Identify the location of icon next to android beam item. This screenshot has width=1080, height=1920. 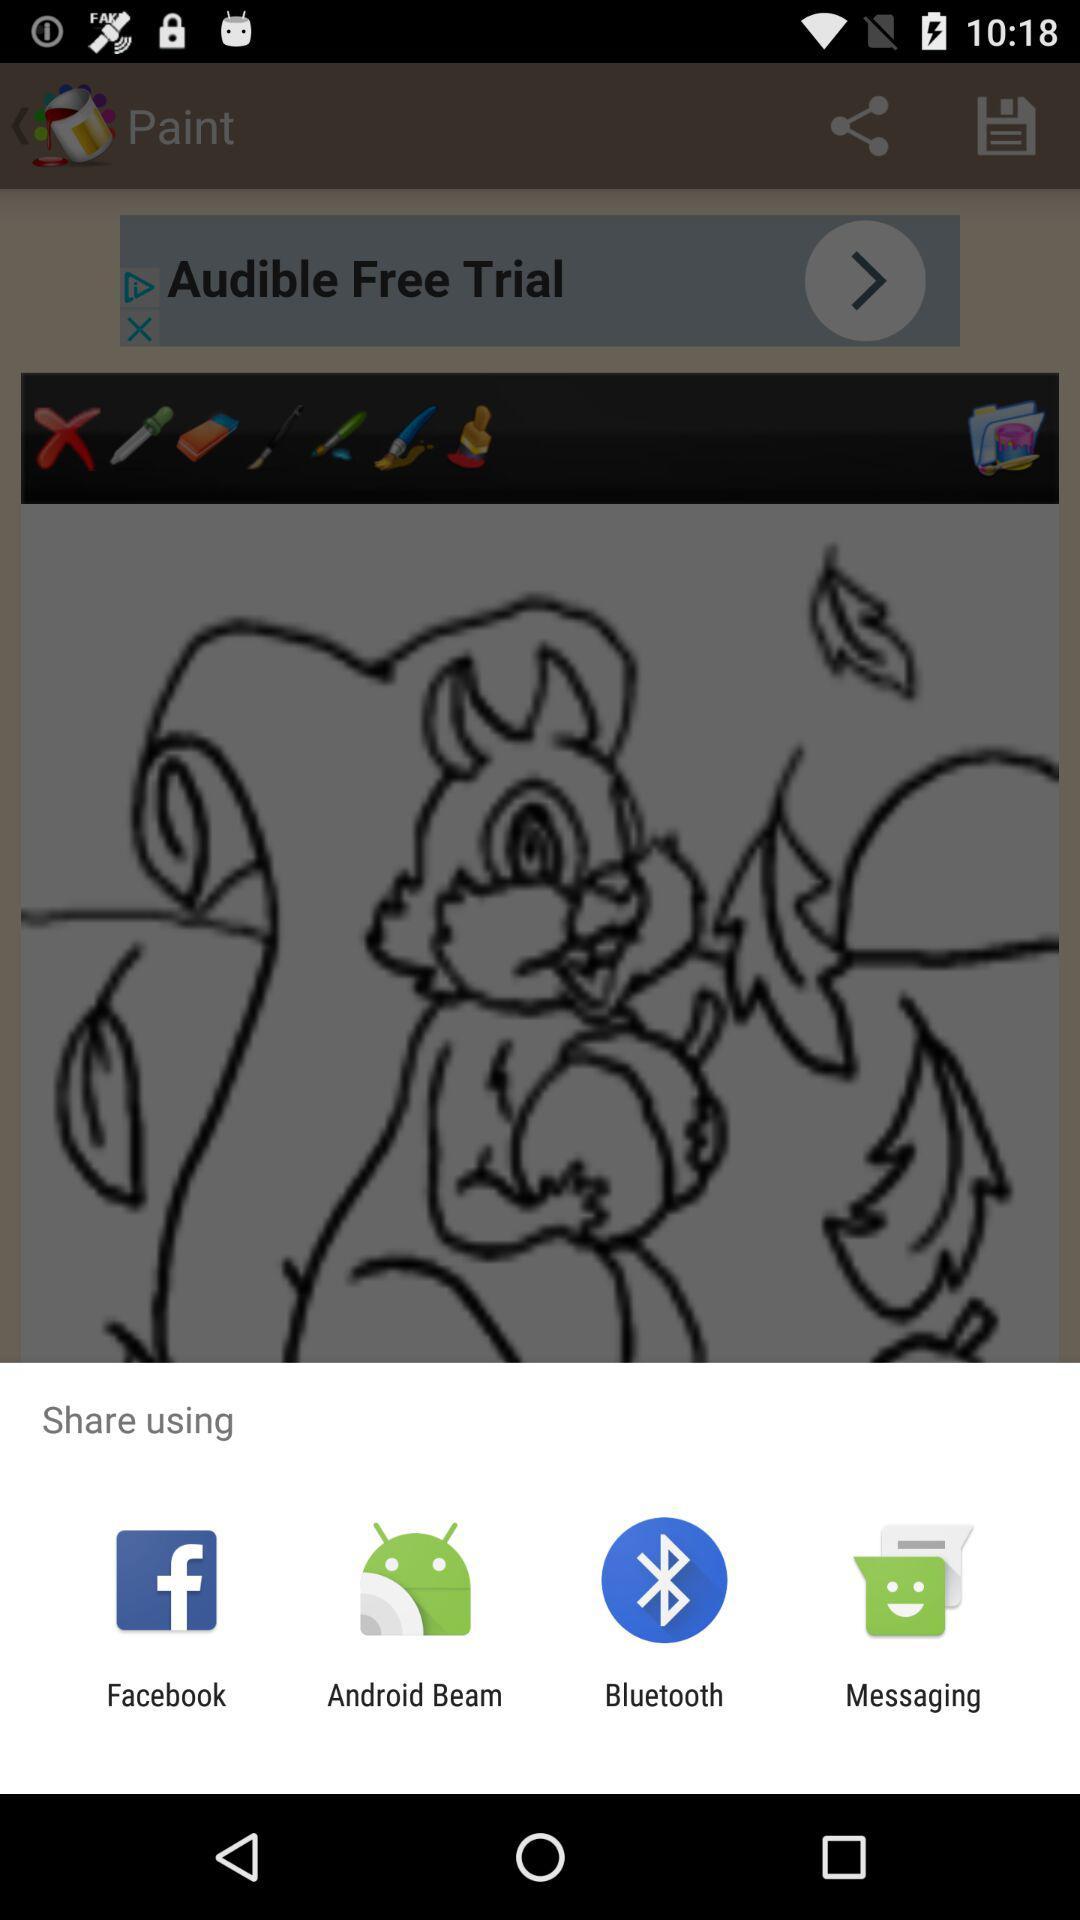
(165, 1711).